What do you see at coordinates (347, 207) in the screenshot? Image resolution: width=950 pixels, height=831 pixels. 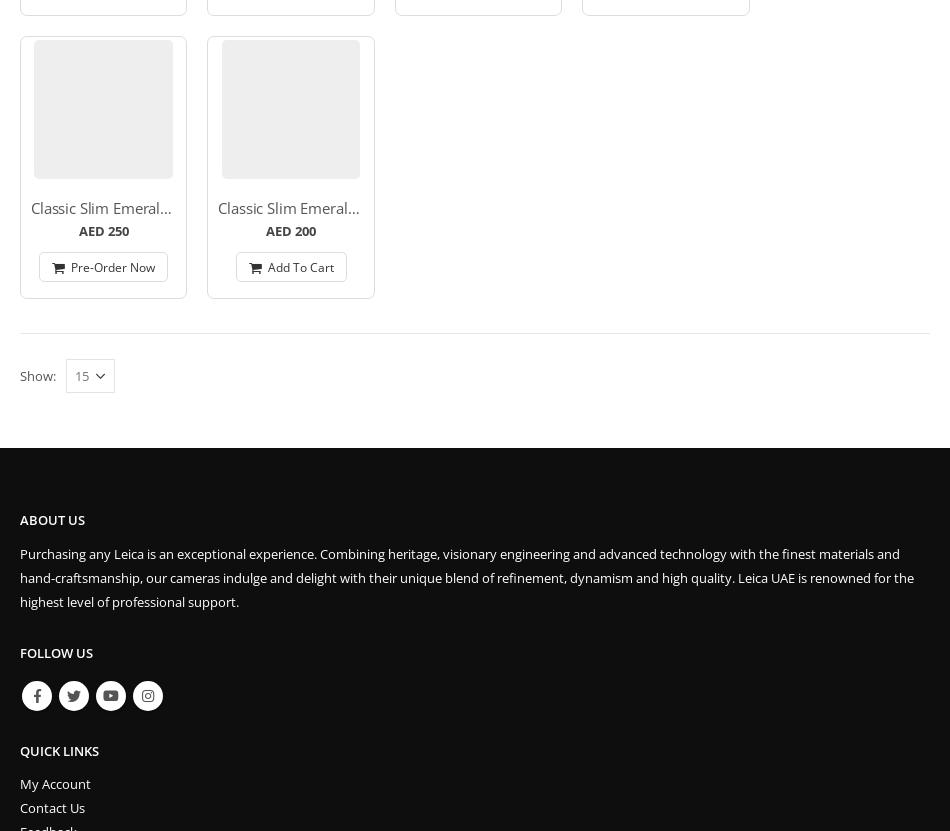 I see `'Classic Slim Emerald Strap – M- 100cm'` at bounding box center [347, 207].